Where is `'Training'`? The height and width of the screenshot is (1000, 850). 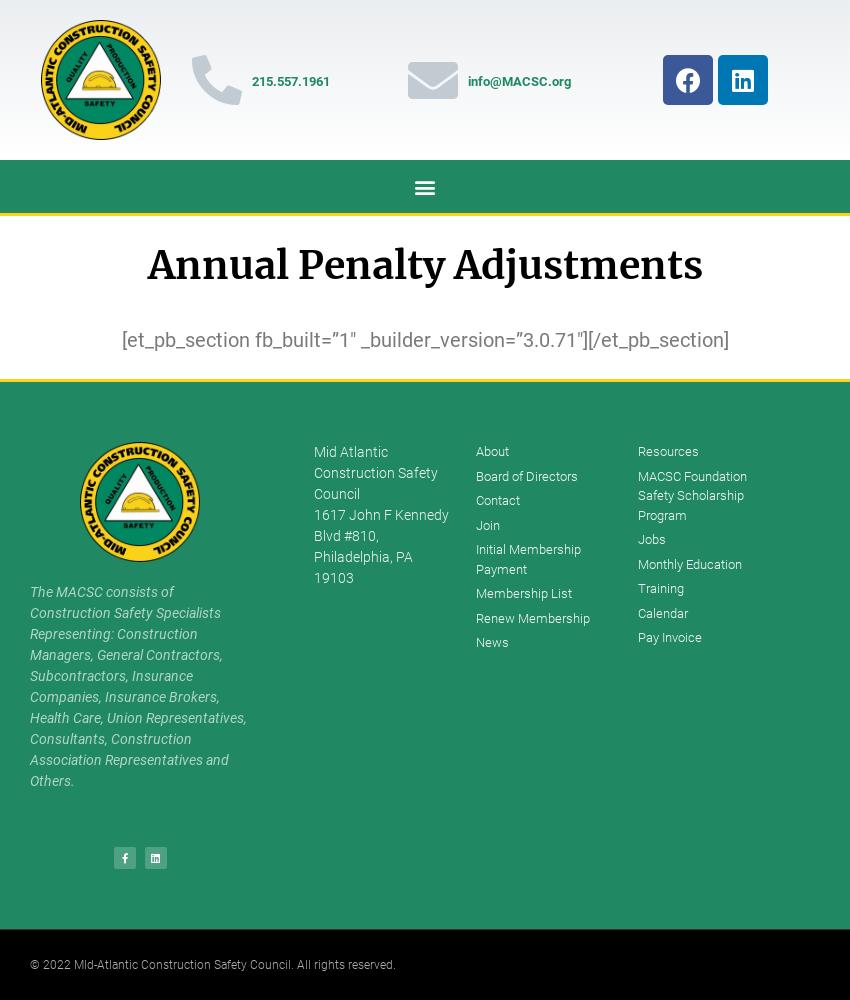
'Training' is located at coordinates (660, 587).